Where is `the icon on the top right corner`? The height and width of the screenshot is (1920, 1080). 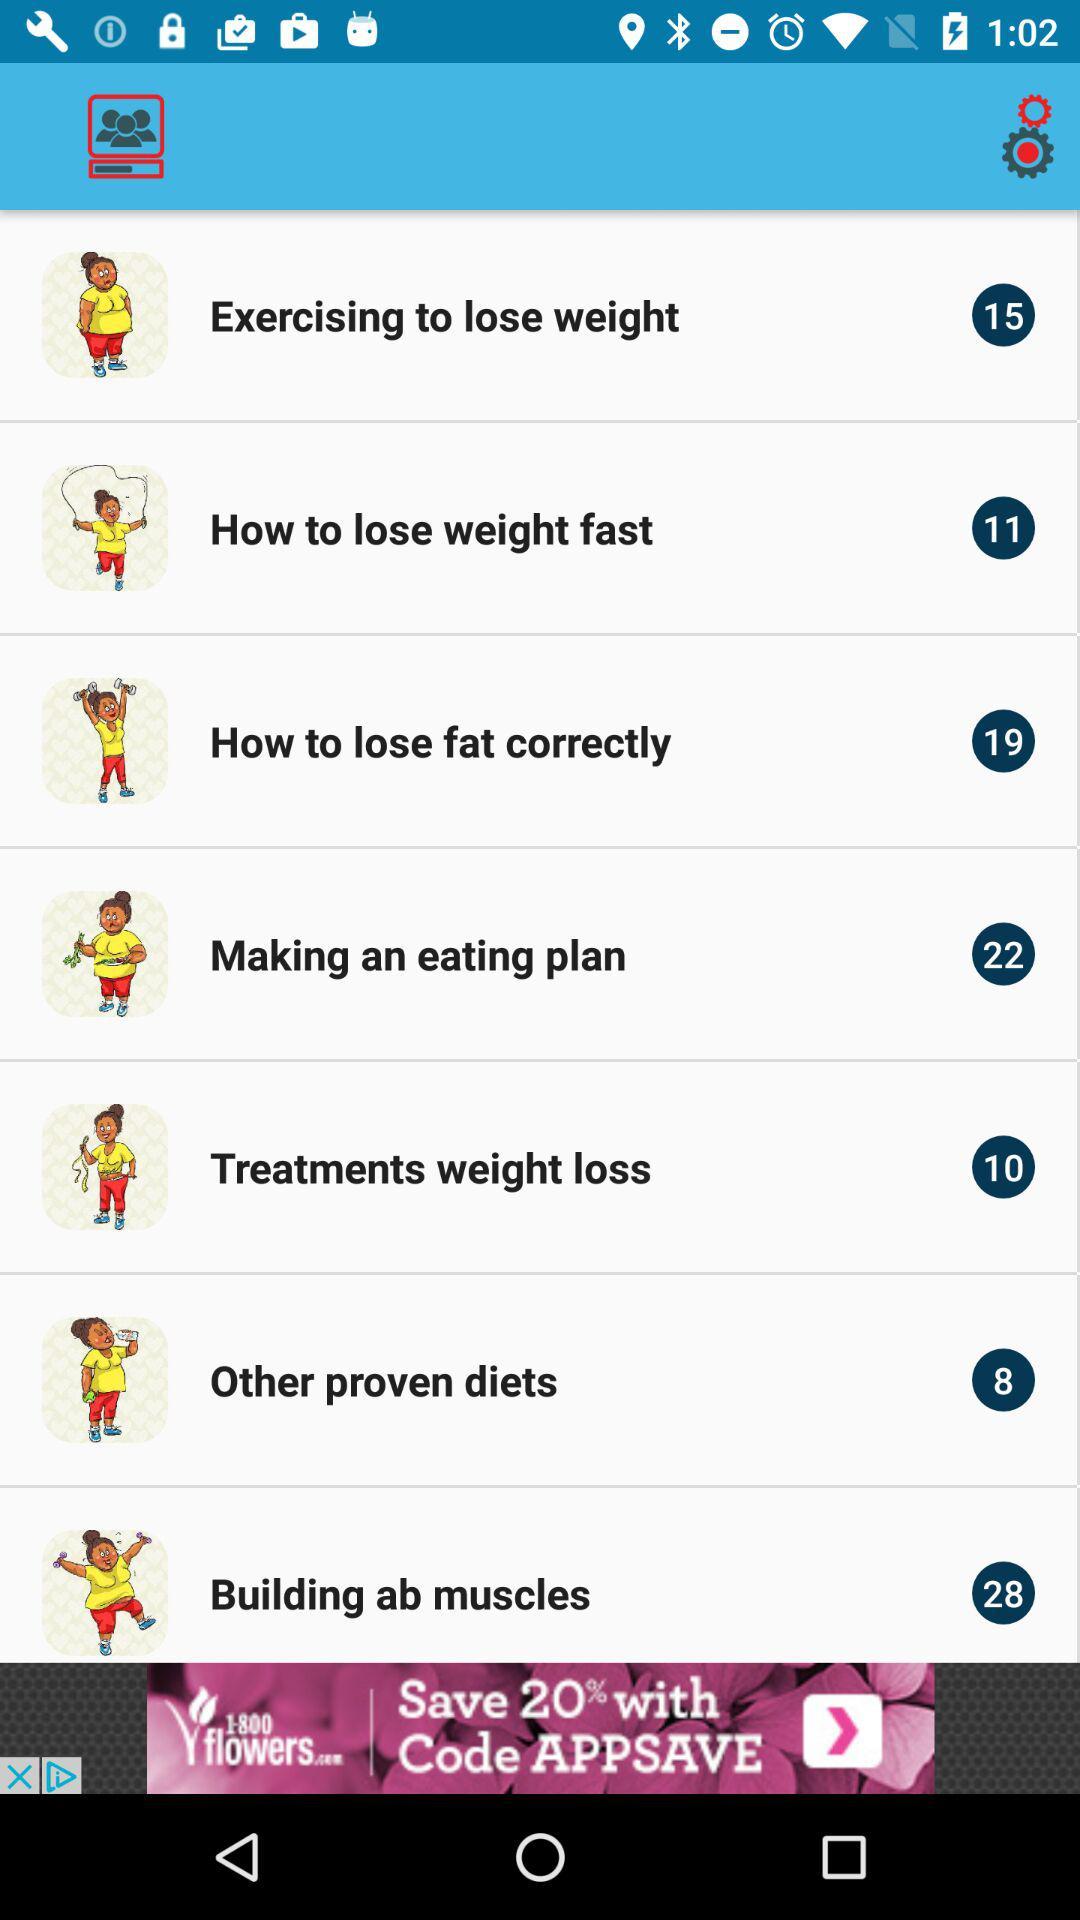
the icon on the top right corner is located at coordinates (1033, 136).